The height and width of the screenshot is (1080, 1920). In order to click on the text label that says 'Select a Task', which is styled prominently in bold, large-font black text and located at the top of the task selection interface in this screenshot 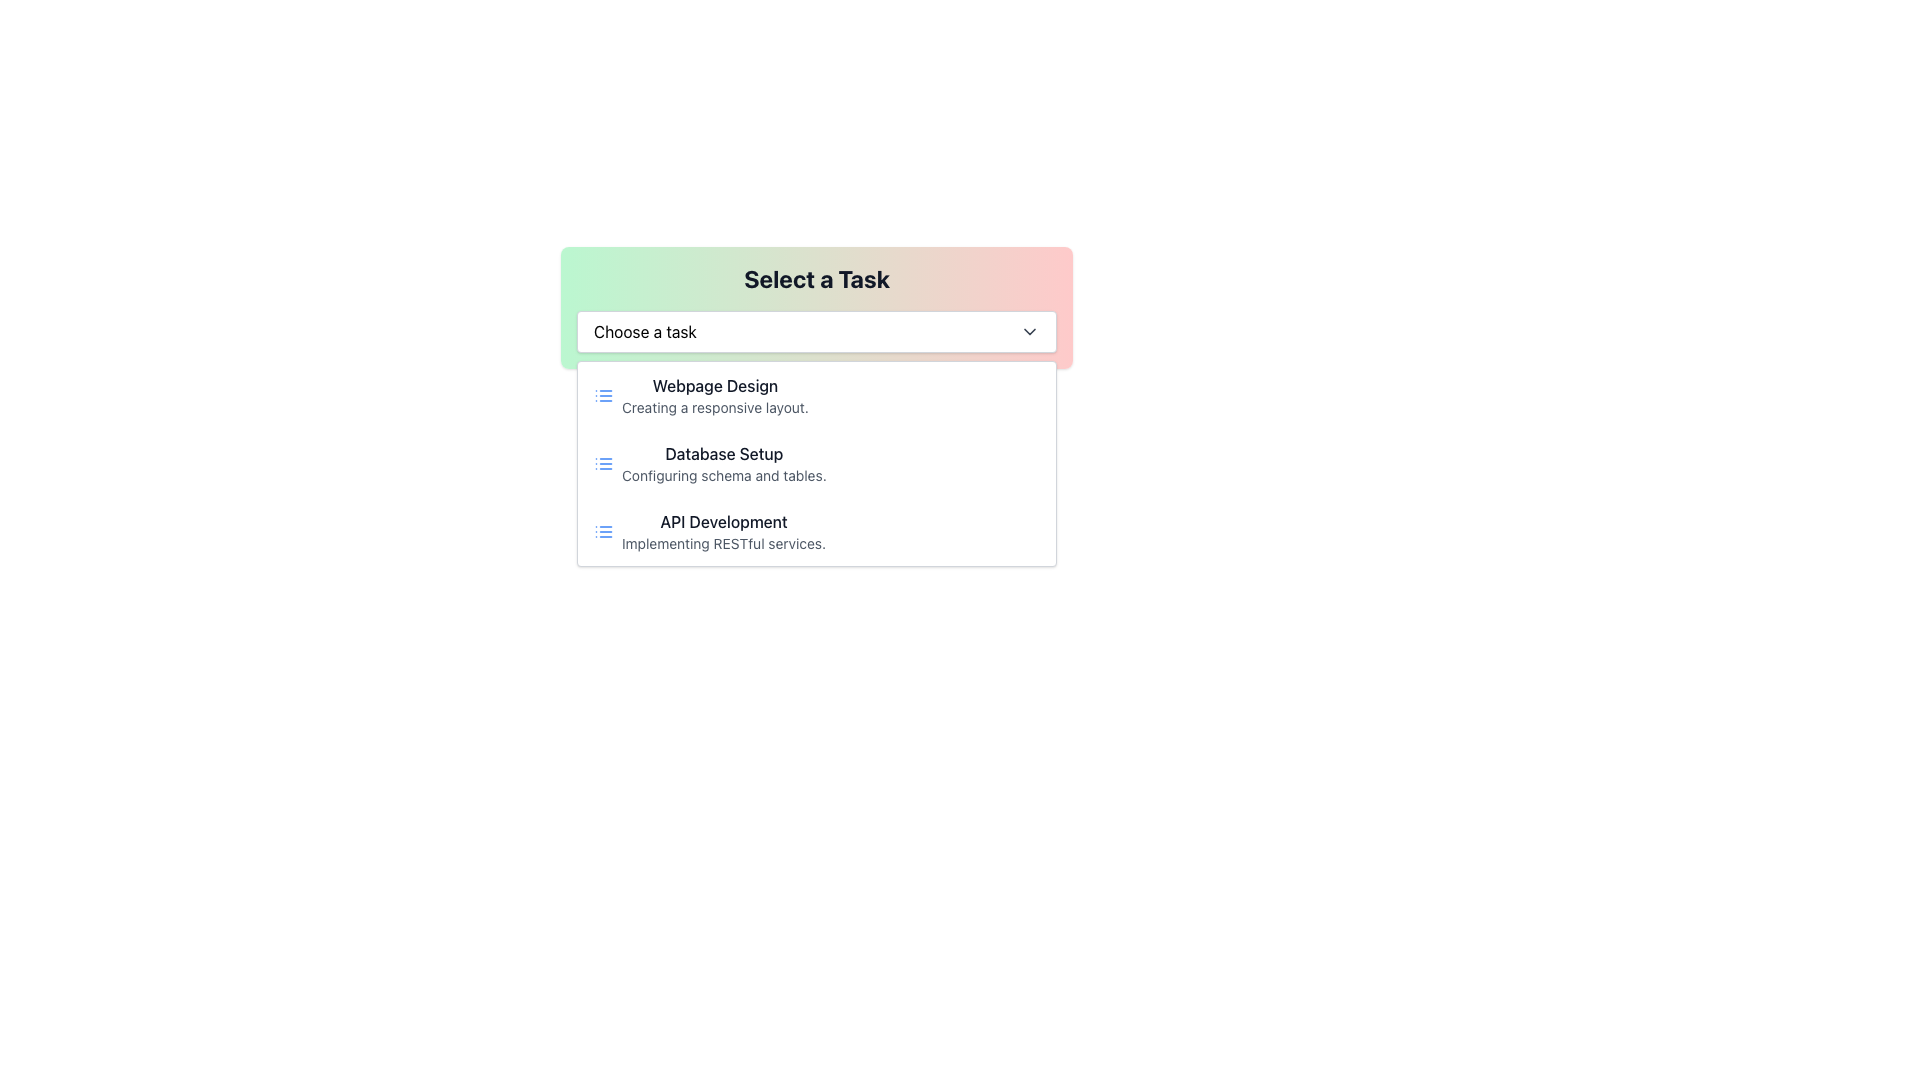, I will do `click(816, 278)`.